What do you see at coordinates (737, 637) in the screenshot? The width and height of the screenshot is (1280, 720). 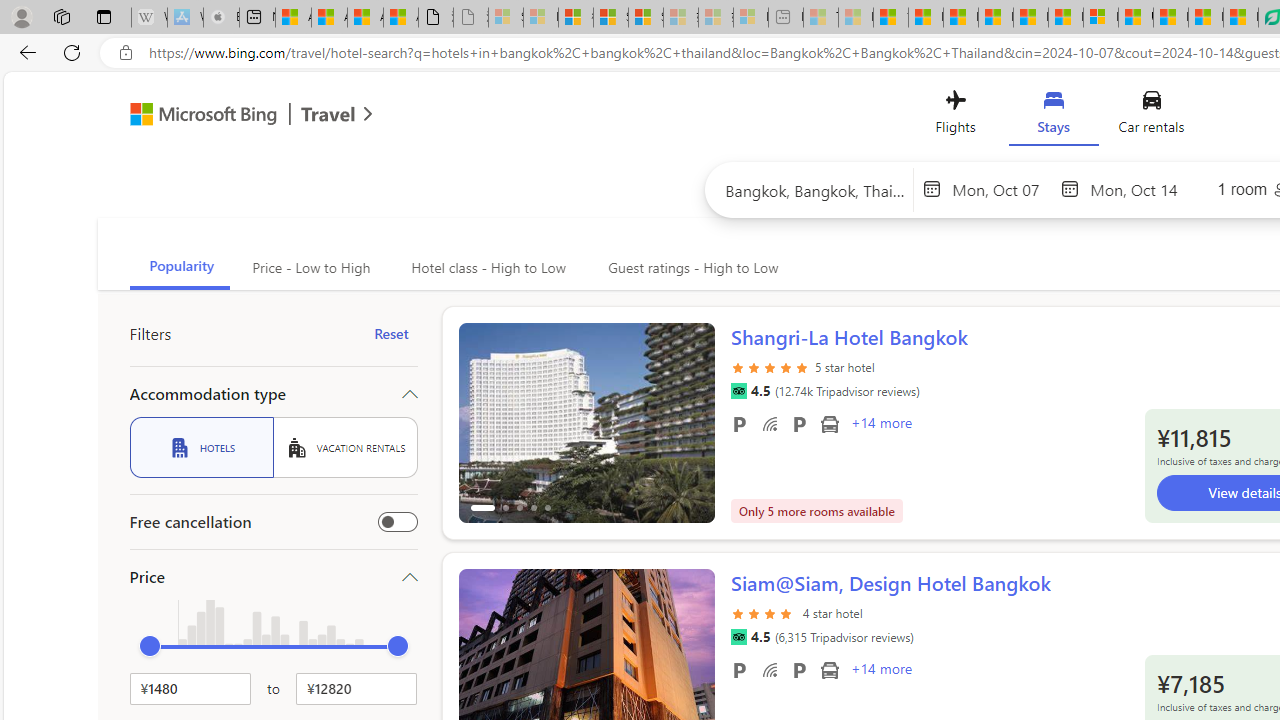 I see `'Tripadvisor'` at bounding box center [737, 637].